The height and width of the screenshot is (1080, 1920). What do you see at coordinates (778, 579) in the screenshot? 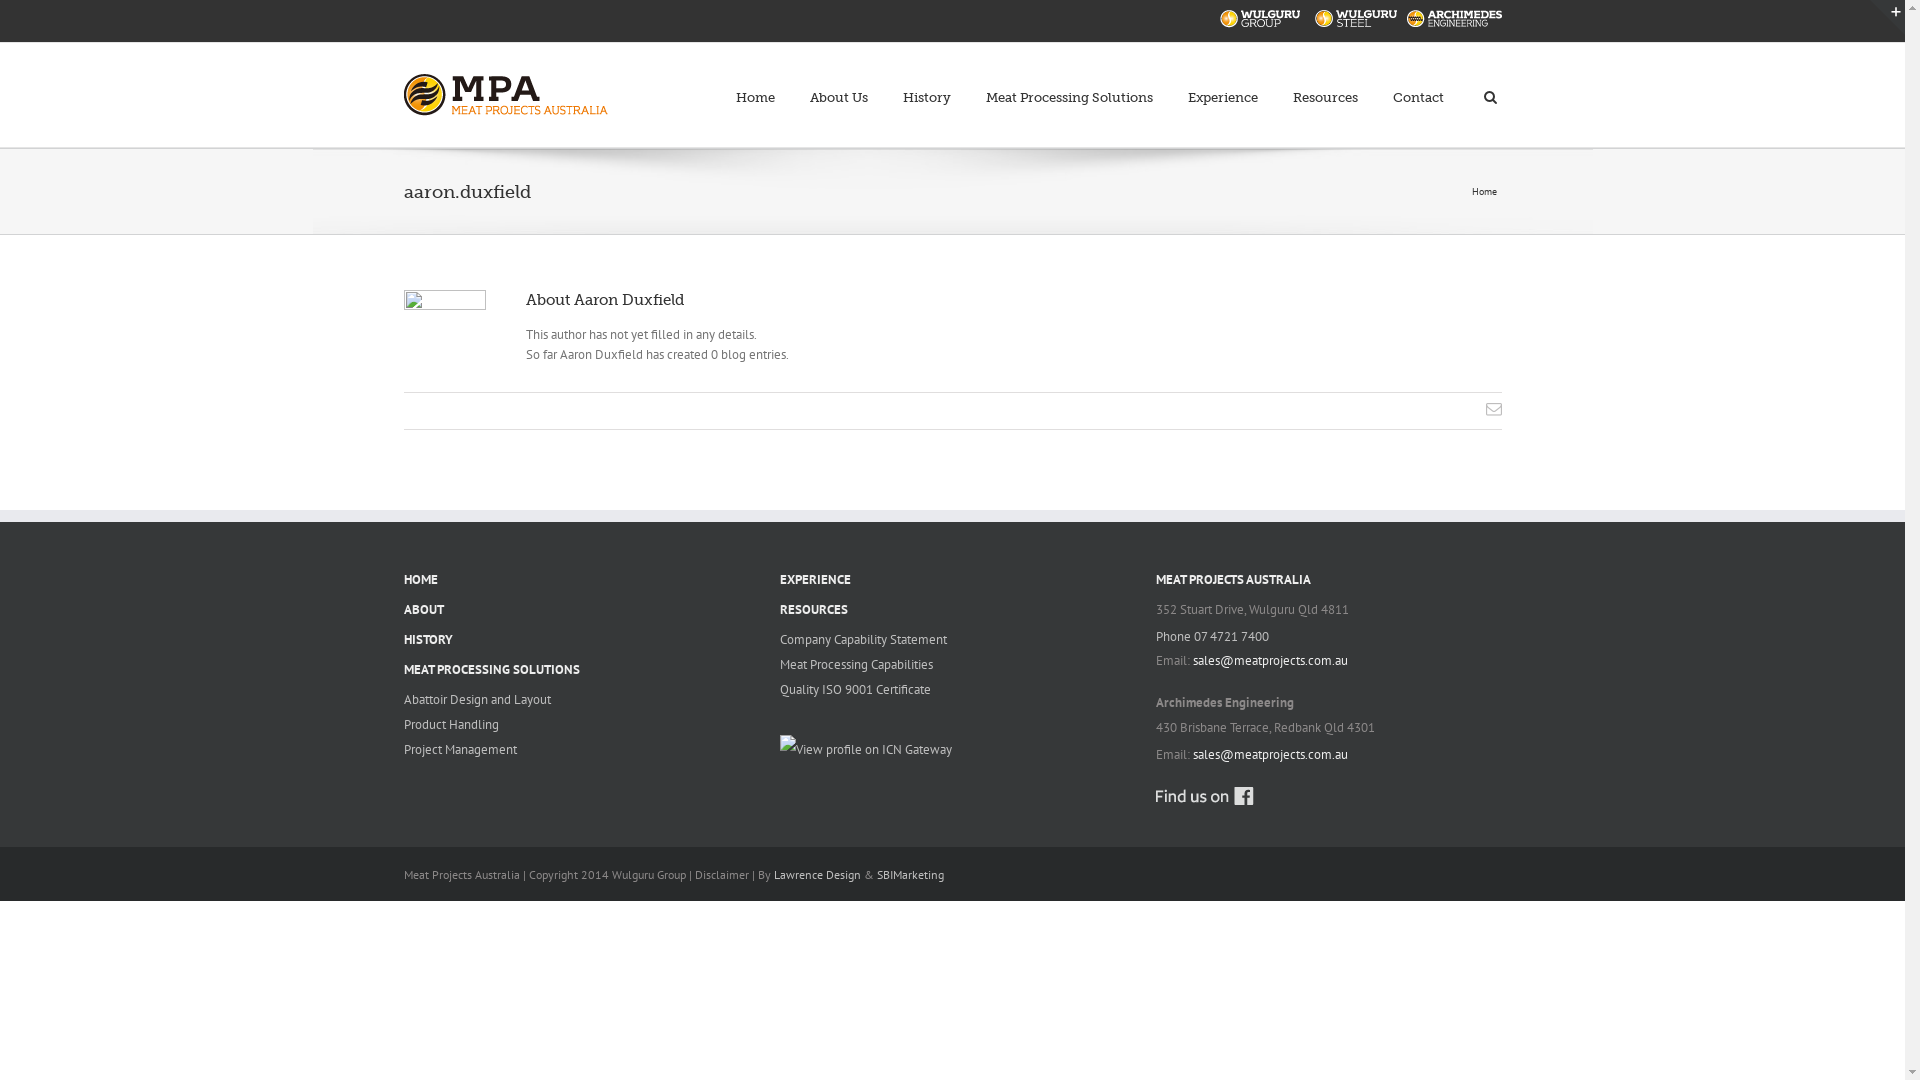
I see `'EXPERIENCE'` at bounding box center [778, 579].